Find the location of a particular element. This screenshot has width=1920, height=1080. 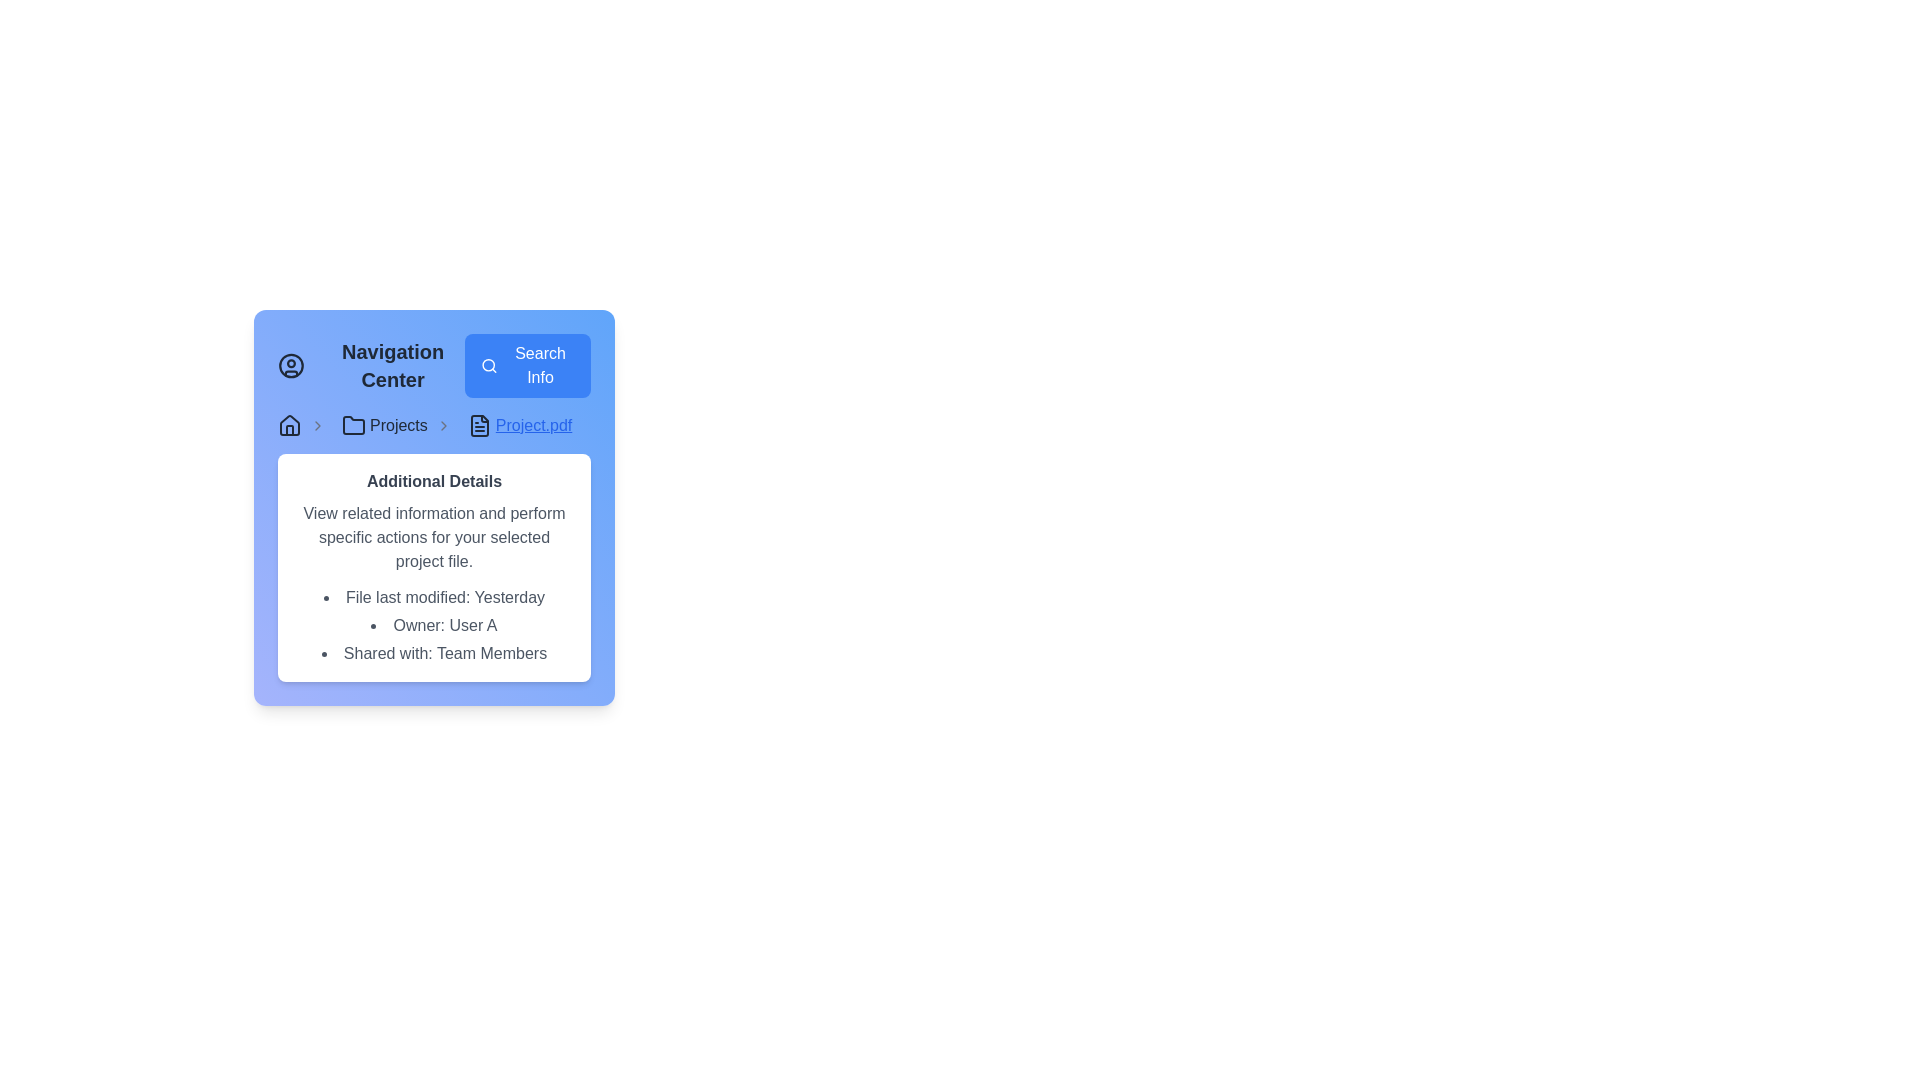

the document icon represented as a stylized document with a folded corner, located near the 'Project.pdf' label in the top-right quadrant of the window is located at coordinates (478, 424).